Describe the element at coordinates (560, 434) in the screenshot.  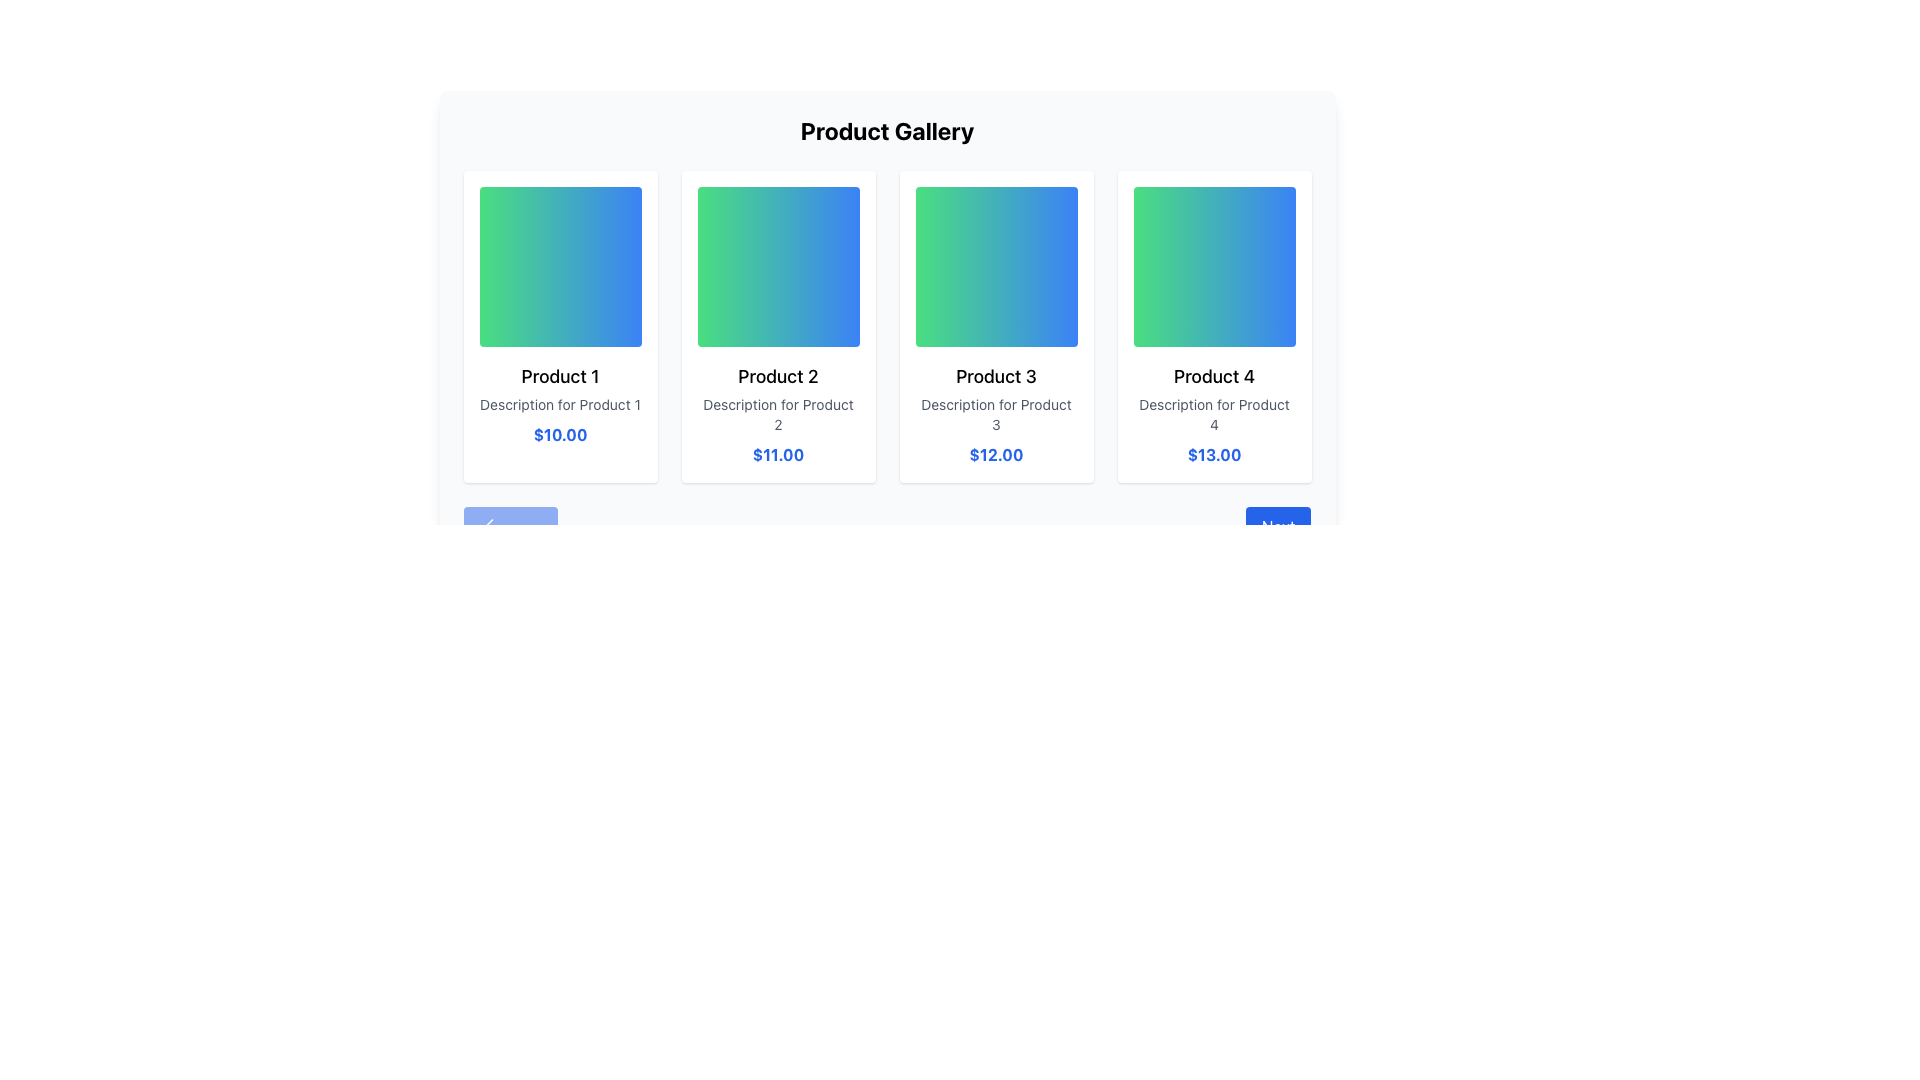
I see `the bold blue text displaying the price '$10.00' located at the bottom-right corner of the product card for 'Product 1'` at that location.